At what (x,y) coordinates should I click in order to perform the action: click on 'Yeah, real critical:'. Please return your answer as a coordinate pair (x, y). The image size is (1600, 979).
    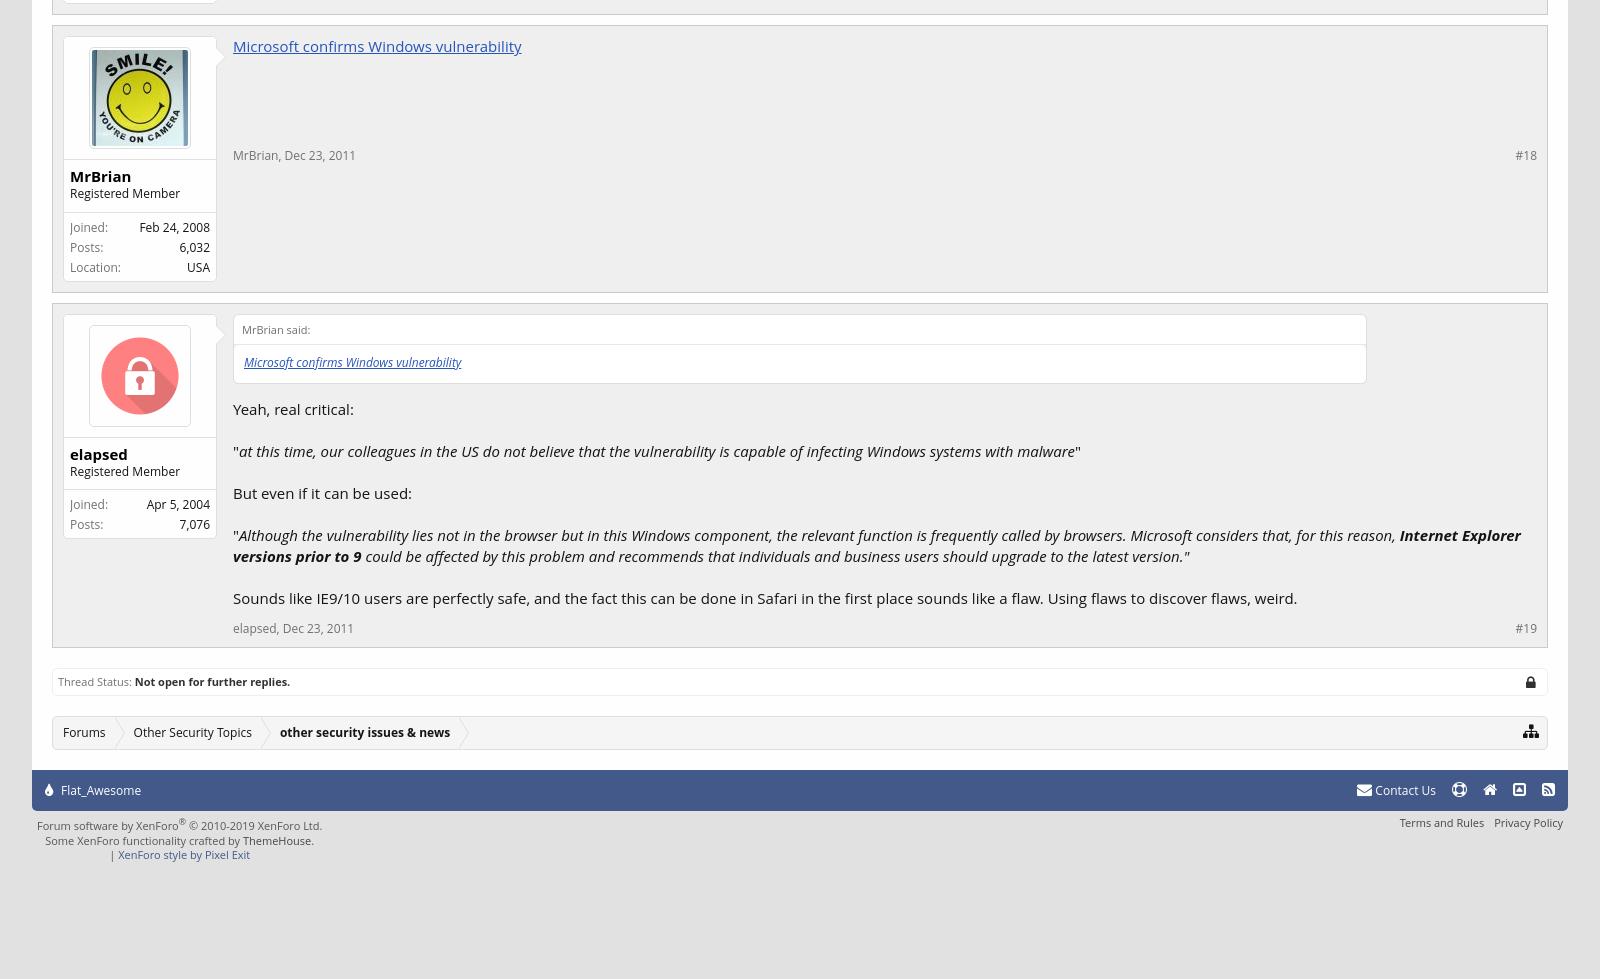
    Looking at the image, I should click on (292, 408).